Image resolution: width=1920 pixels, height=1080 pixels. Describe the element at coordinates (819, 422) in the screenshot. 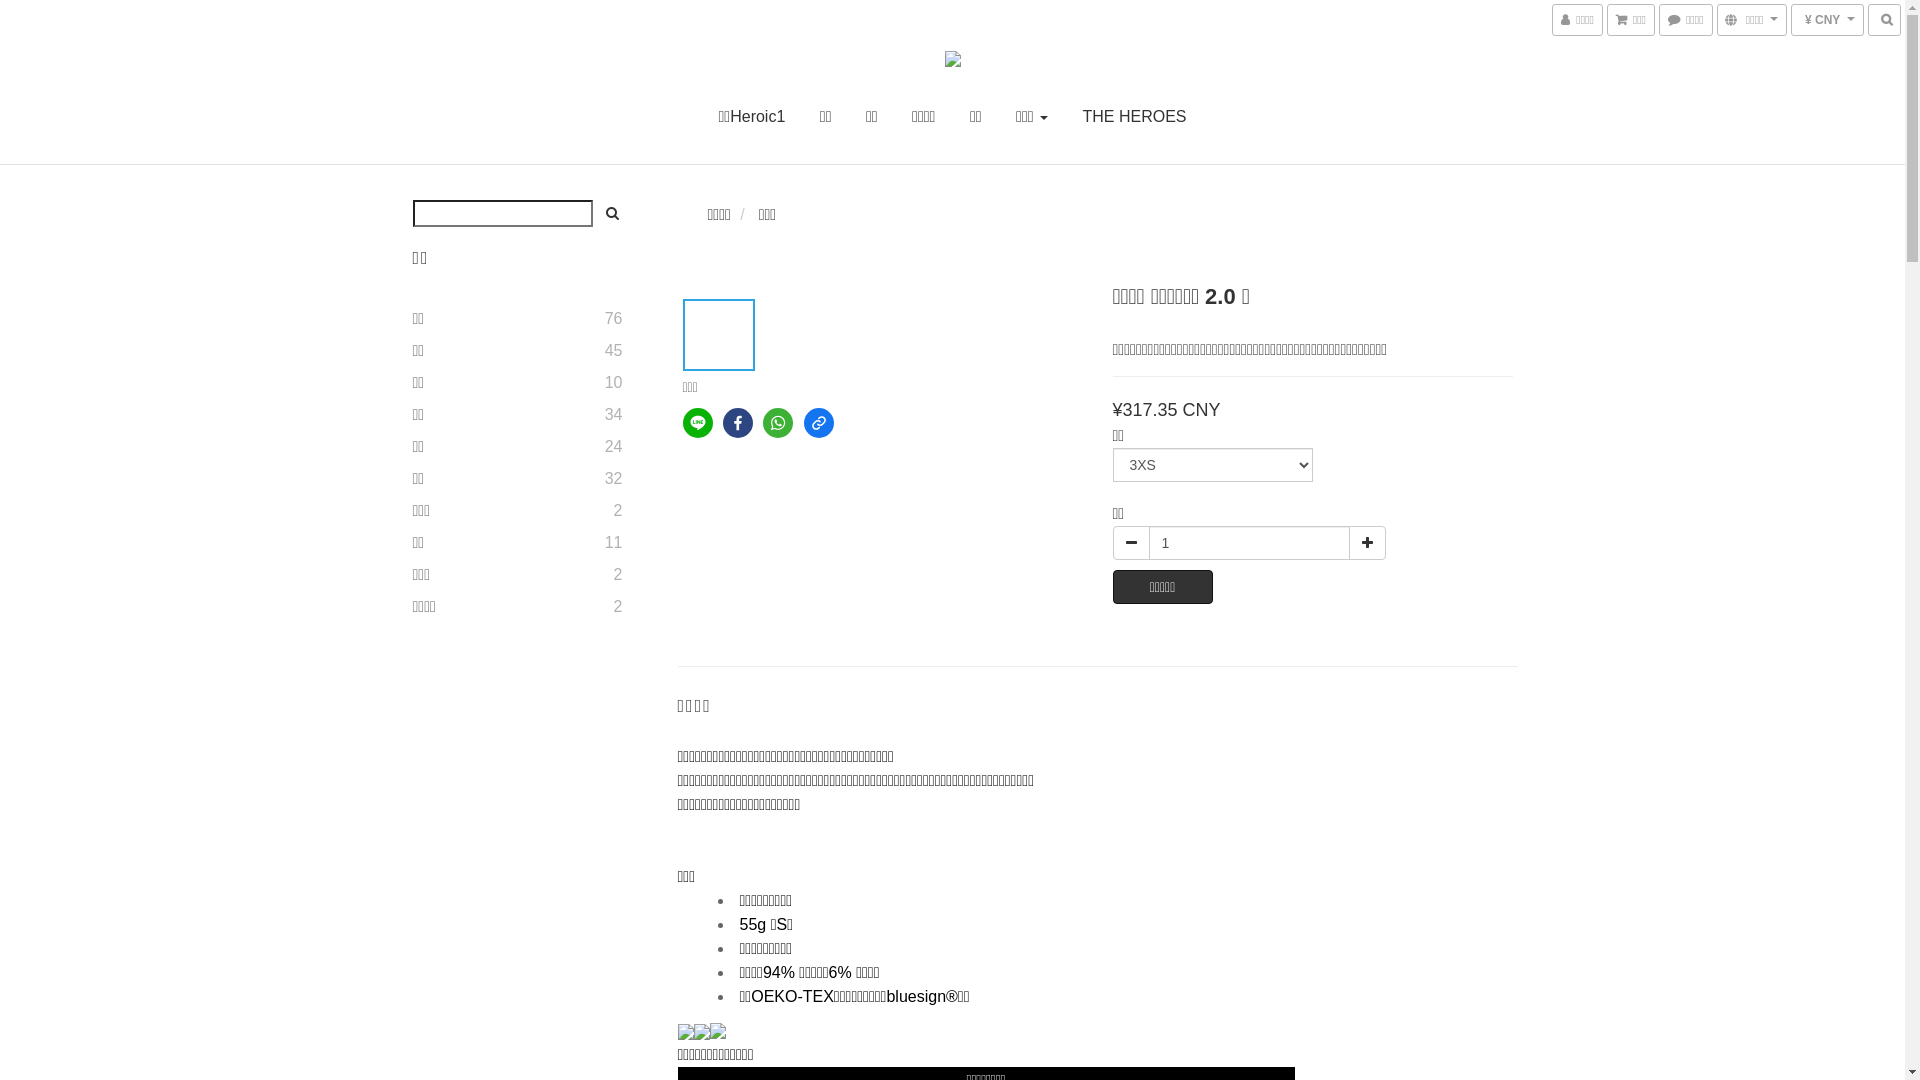

I see `'copy link'` at that location.